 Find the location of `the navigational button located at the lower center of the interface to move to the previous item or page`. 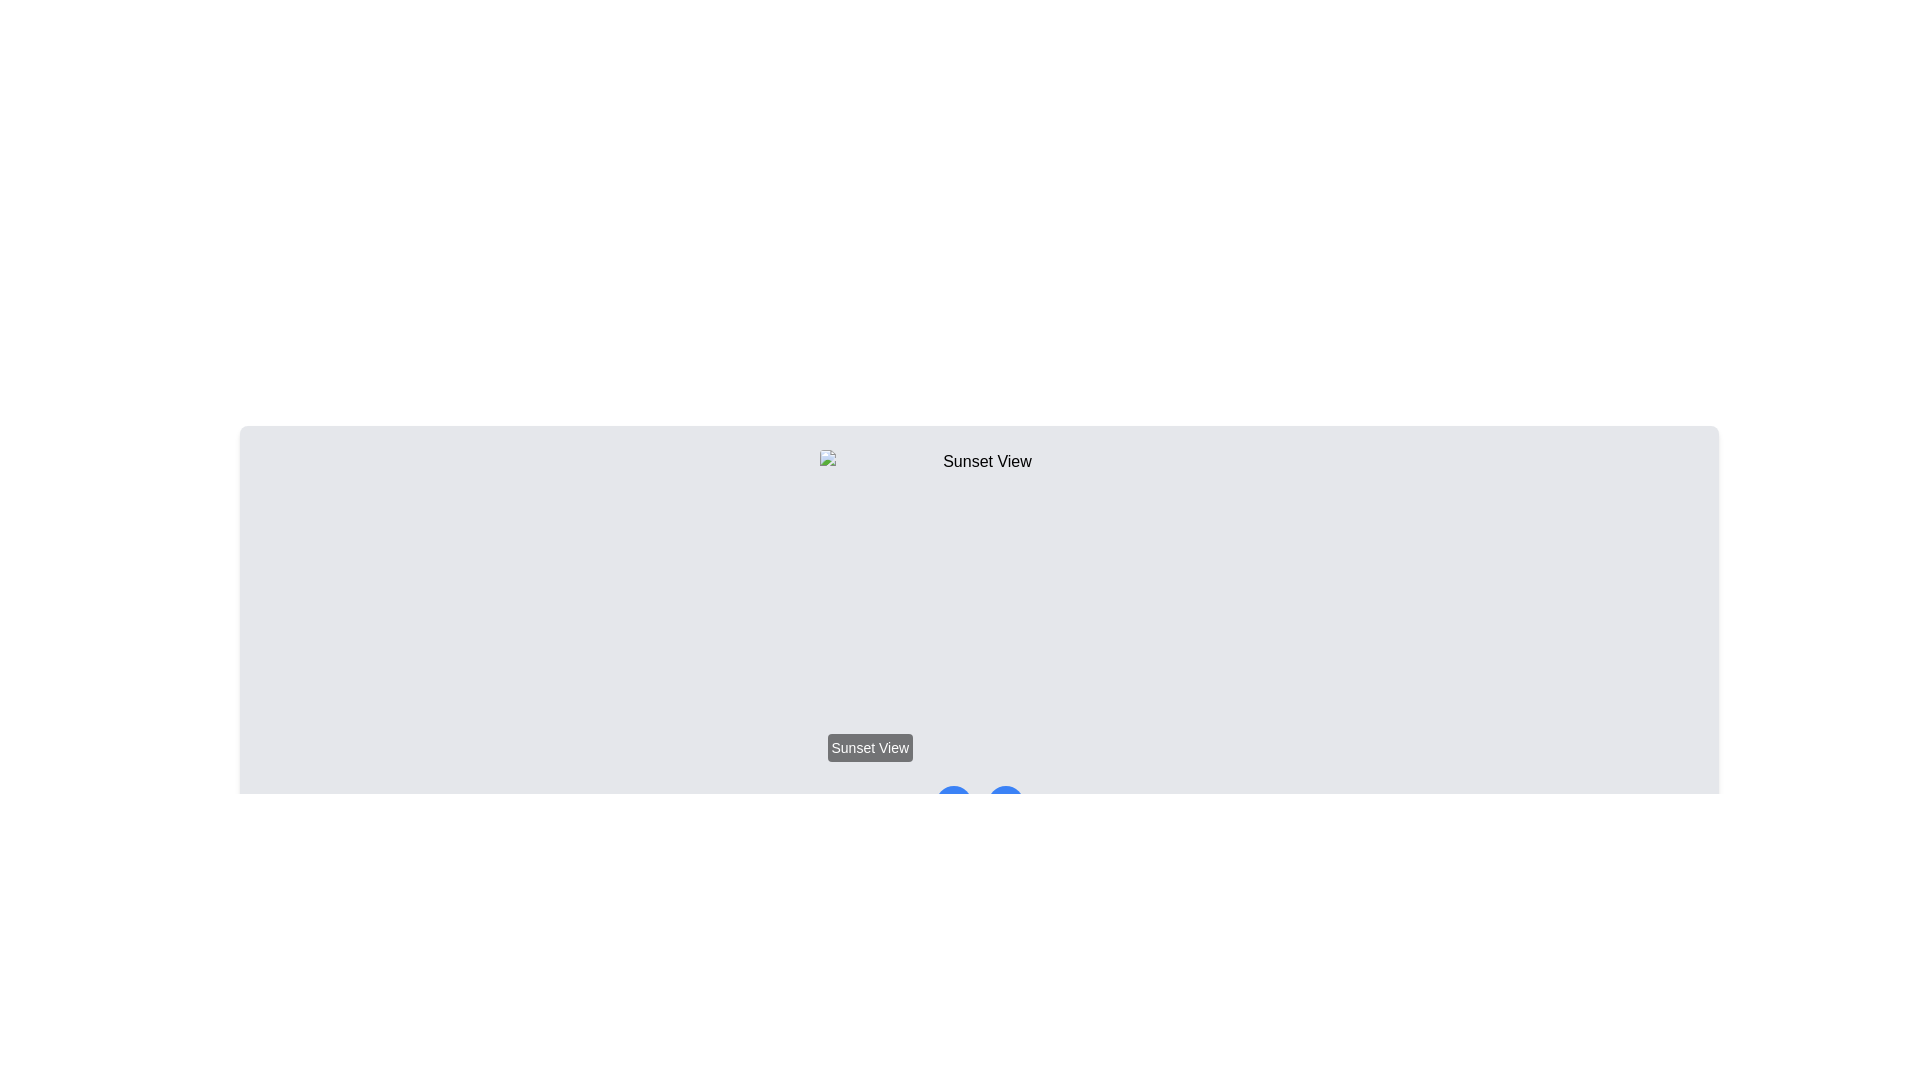

the navigational button located at the lower center of the interface to move to the previous item or page is located at coordinates (952, 802).